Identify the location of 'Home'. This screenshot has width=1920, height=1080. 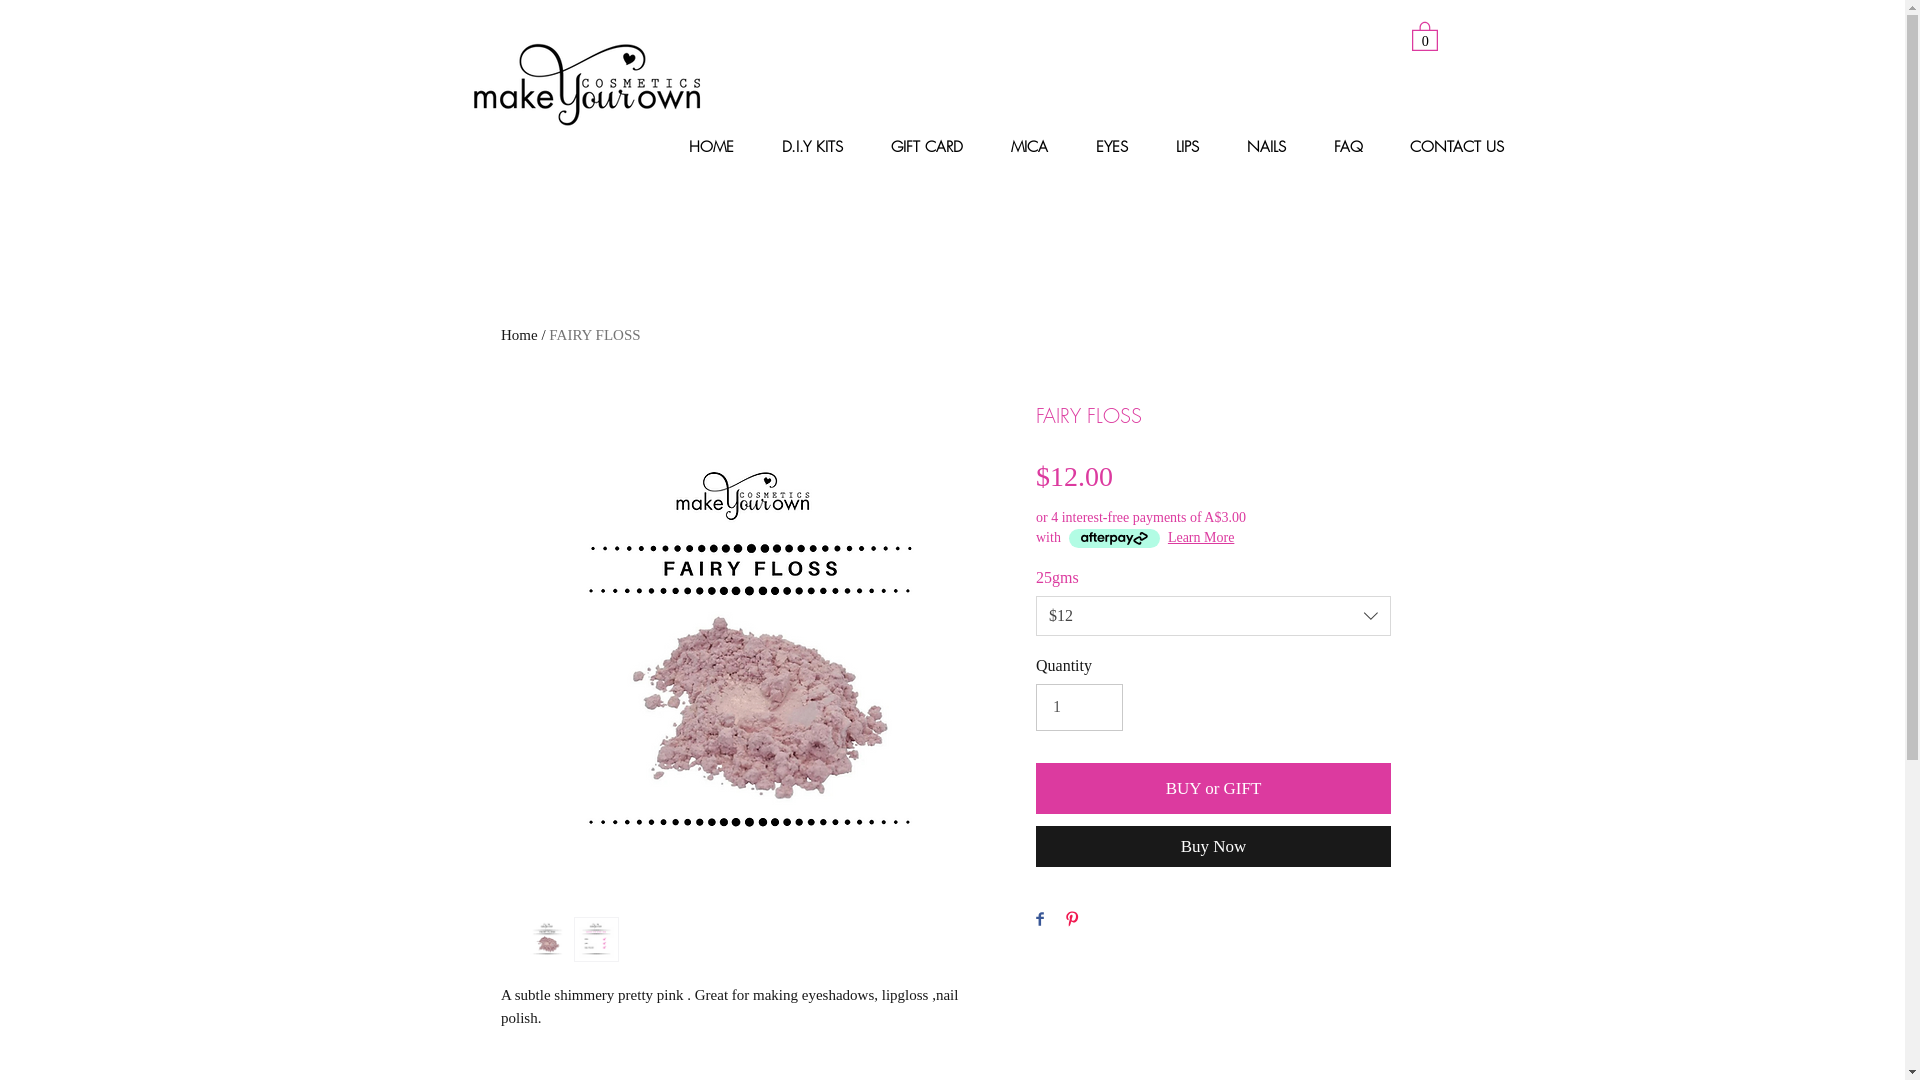
(519, 334).